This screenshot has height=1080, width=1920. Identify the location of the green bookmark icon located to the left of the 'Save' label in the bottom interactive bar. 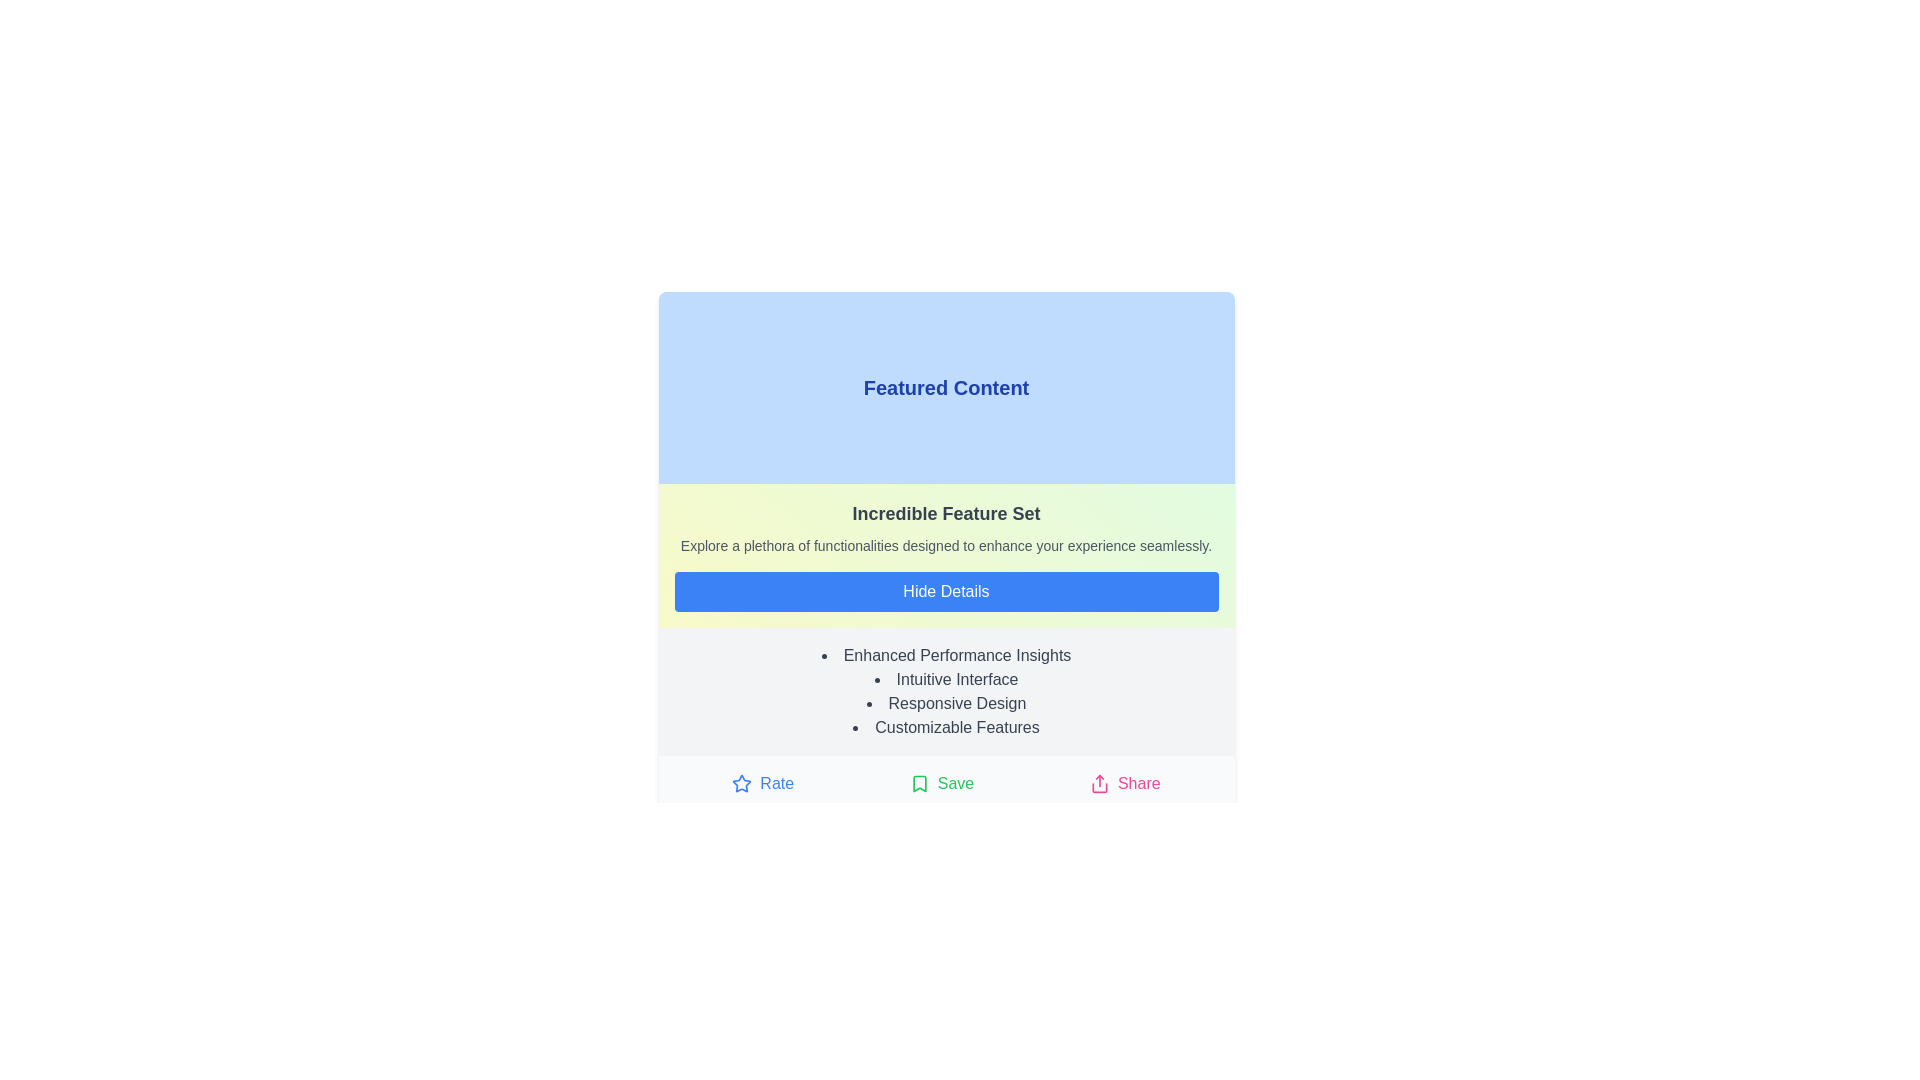
(918, 782).